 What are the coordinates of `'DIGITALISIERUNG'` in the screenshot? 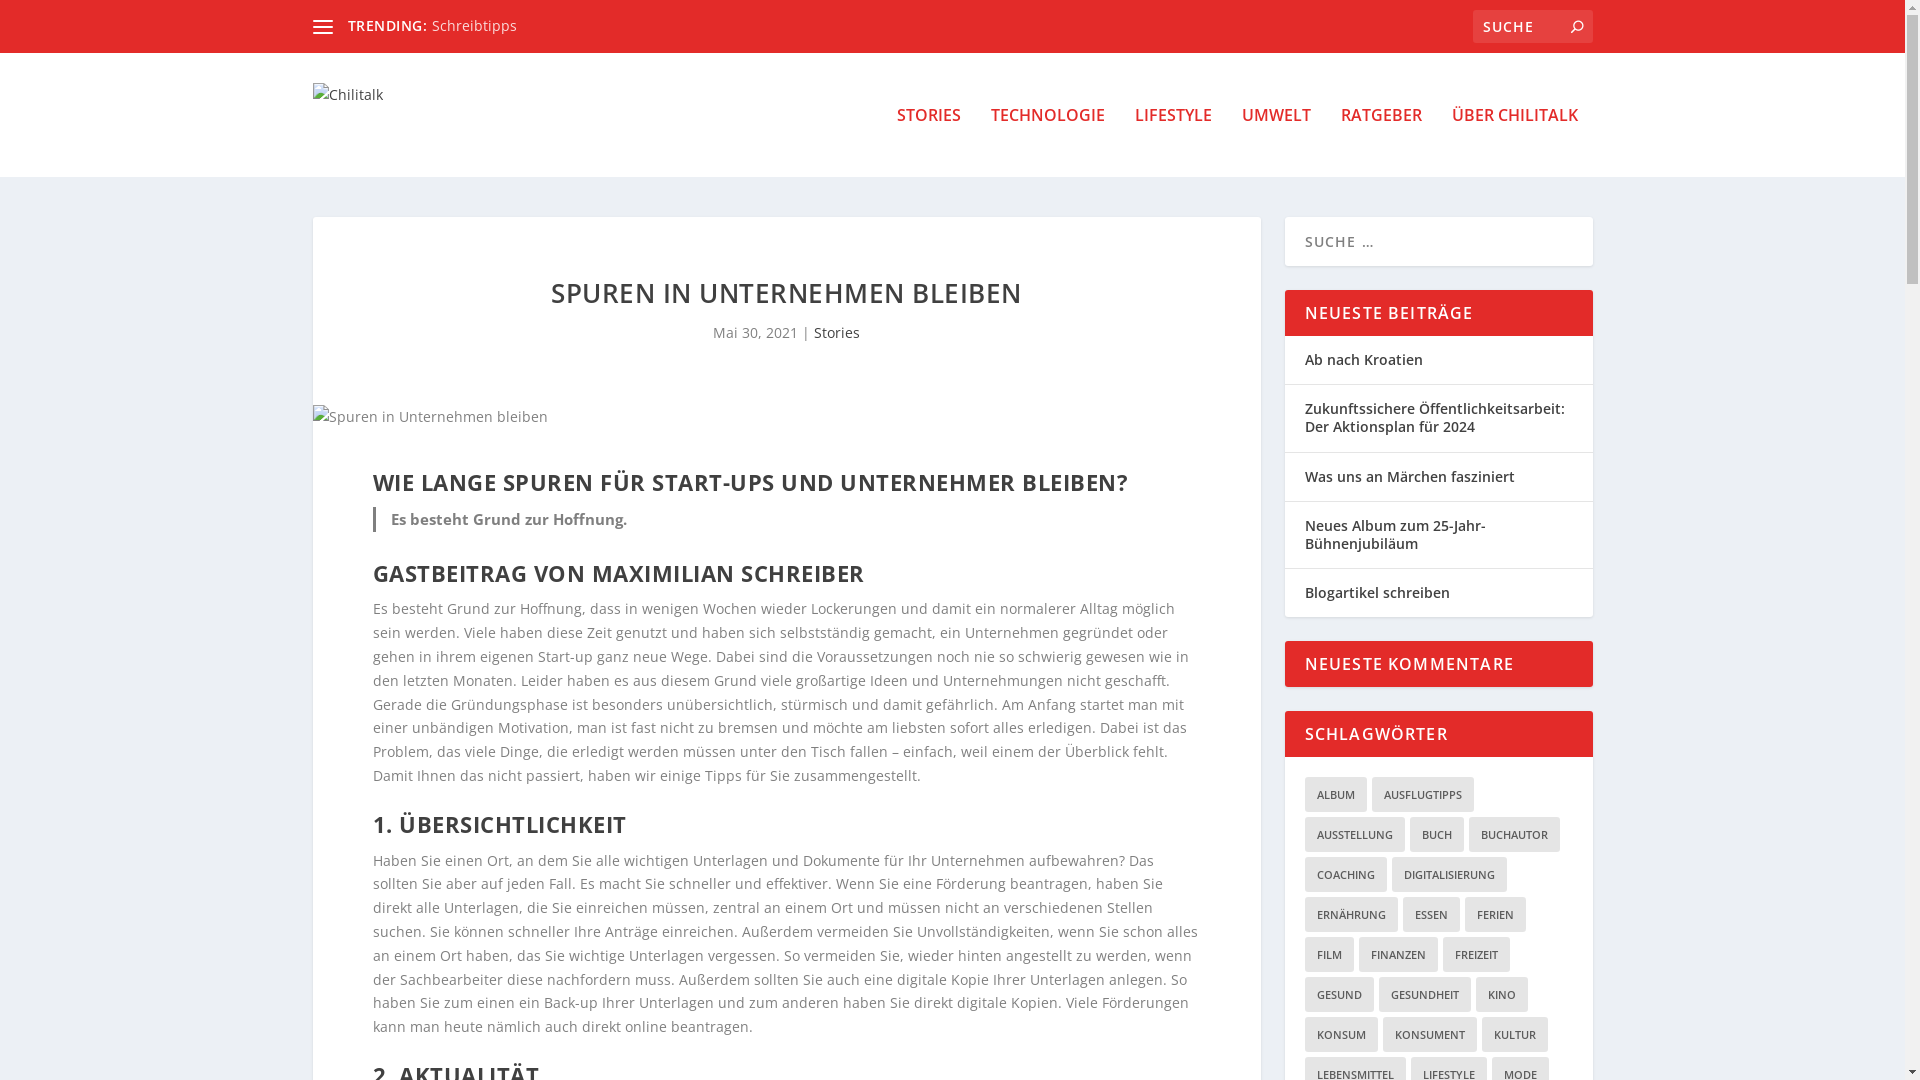 It's located at (1449, 873).